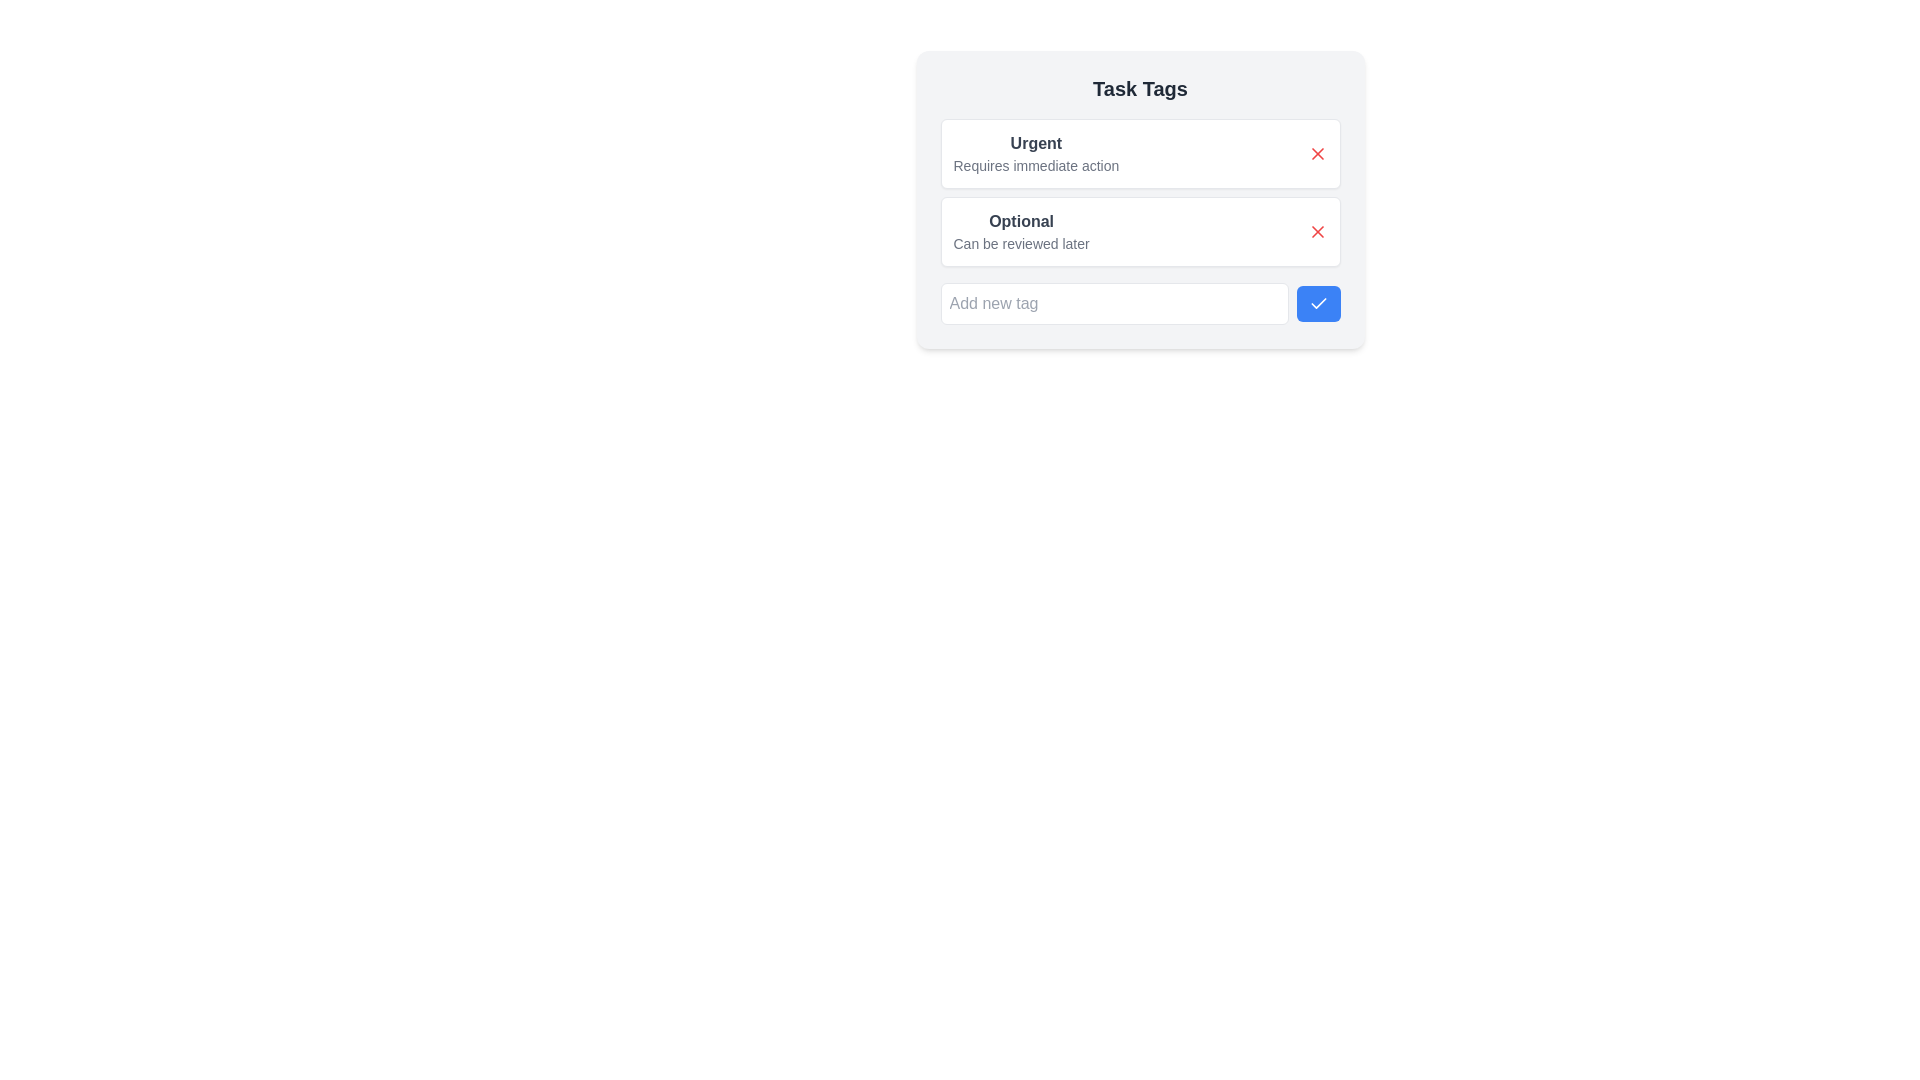 Image resolution: width=1920 pixels, height=1080 pixels. What do you see at coordinates (1317, 230) in the screenshot?
I see `the icon button located to the right of the 'Optional' label in the 'Task Tags' panel` at bounding box center [1317, 230].